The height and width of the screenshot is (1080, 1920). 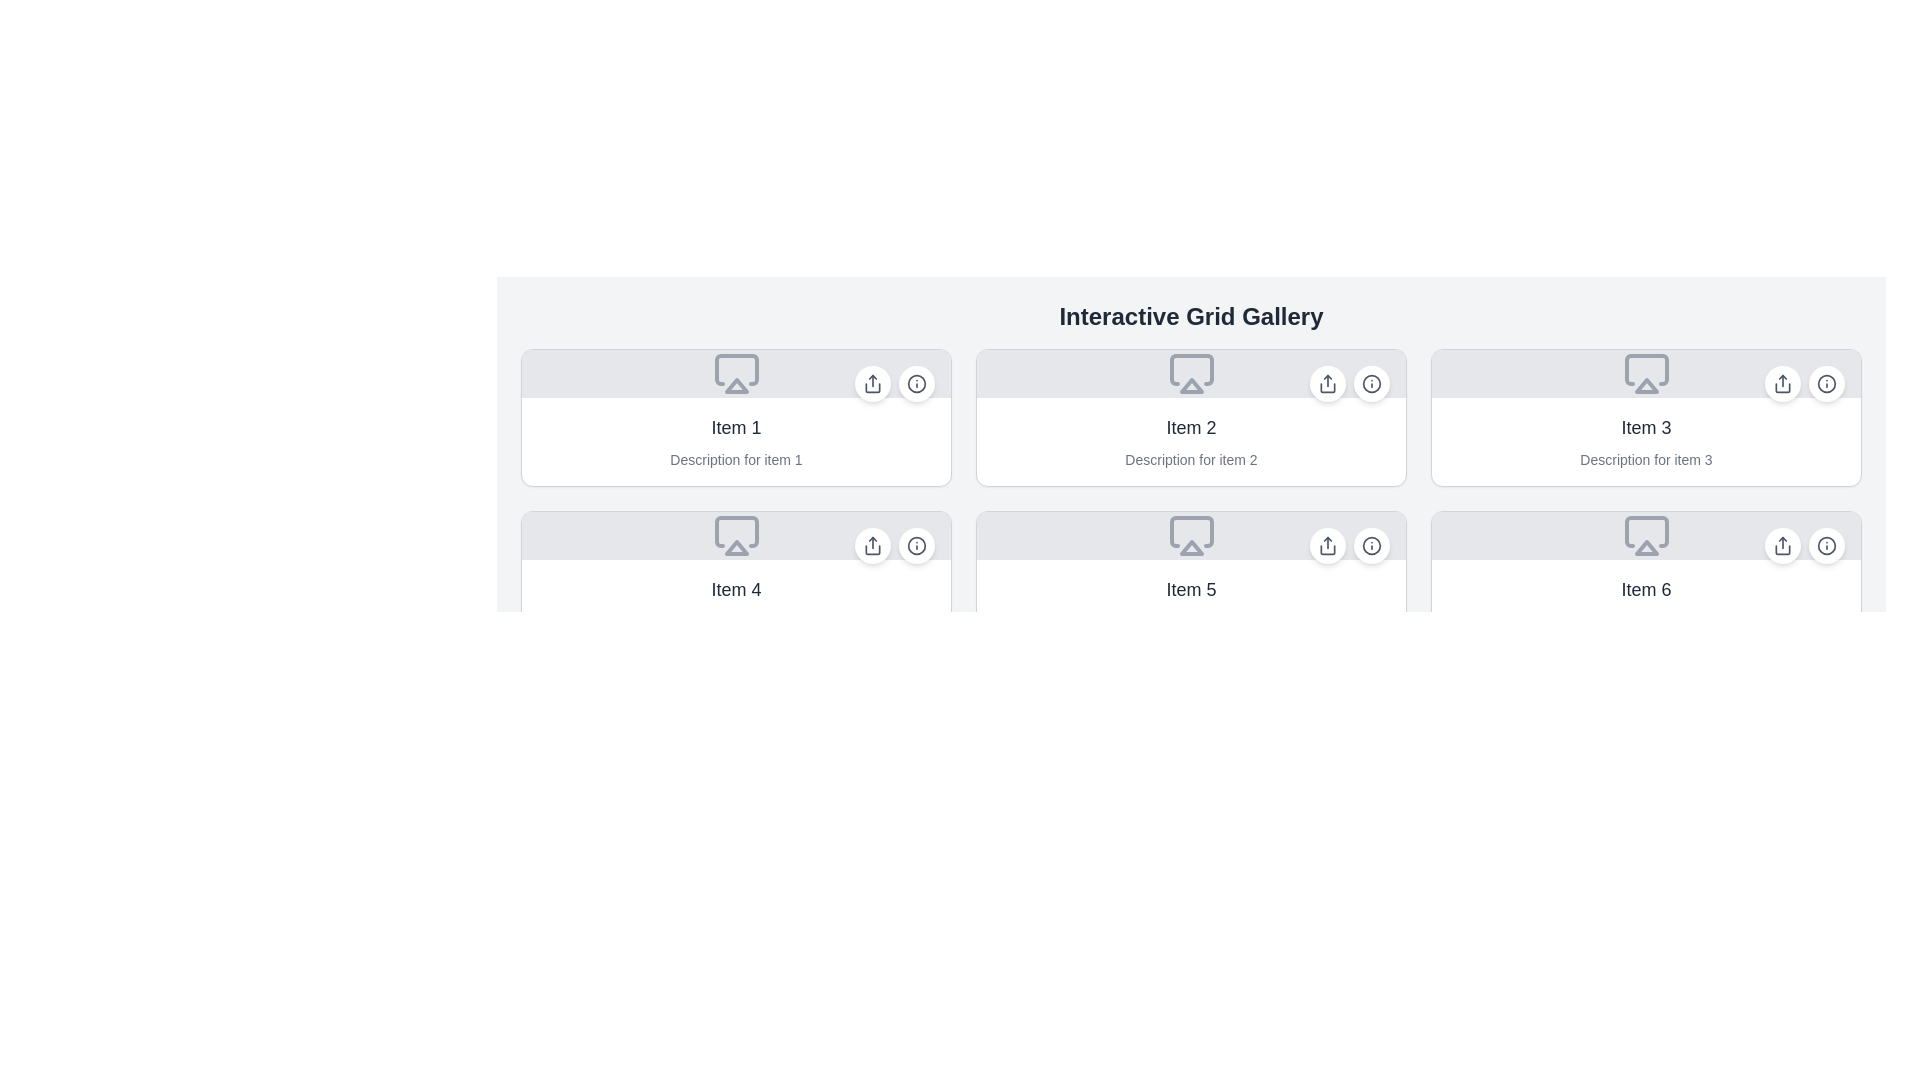 What do you see at coordinates (915, 384) in the screenshot?
I see `the small circular button with a white background and a gray outlined circle icon located in the top-right portion of the 'Item 1' card, which is the second button from the right` at bounding box center [915, 384].